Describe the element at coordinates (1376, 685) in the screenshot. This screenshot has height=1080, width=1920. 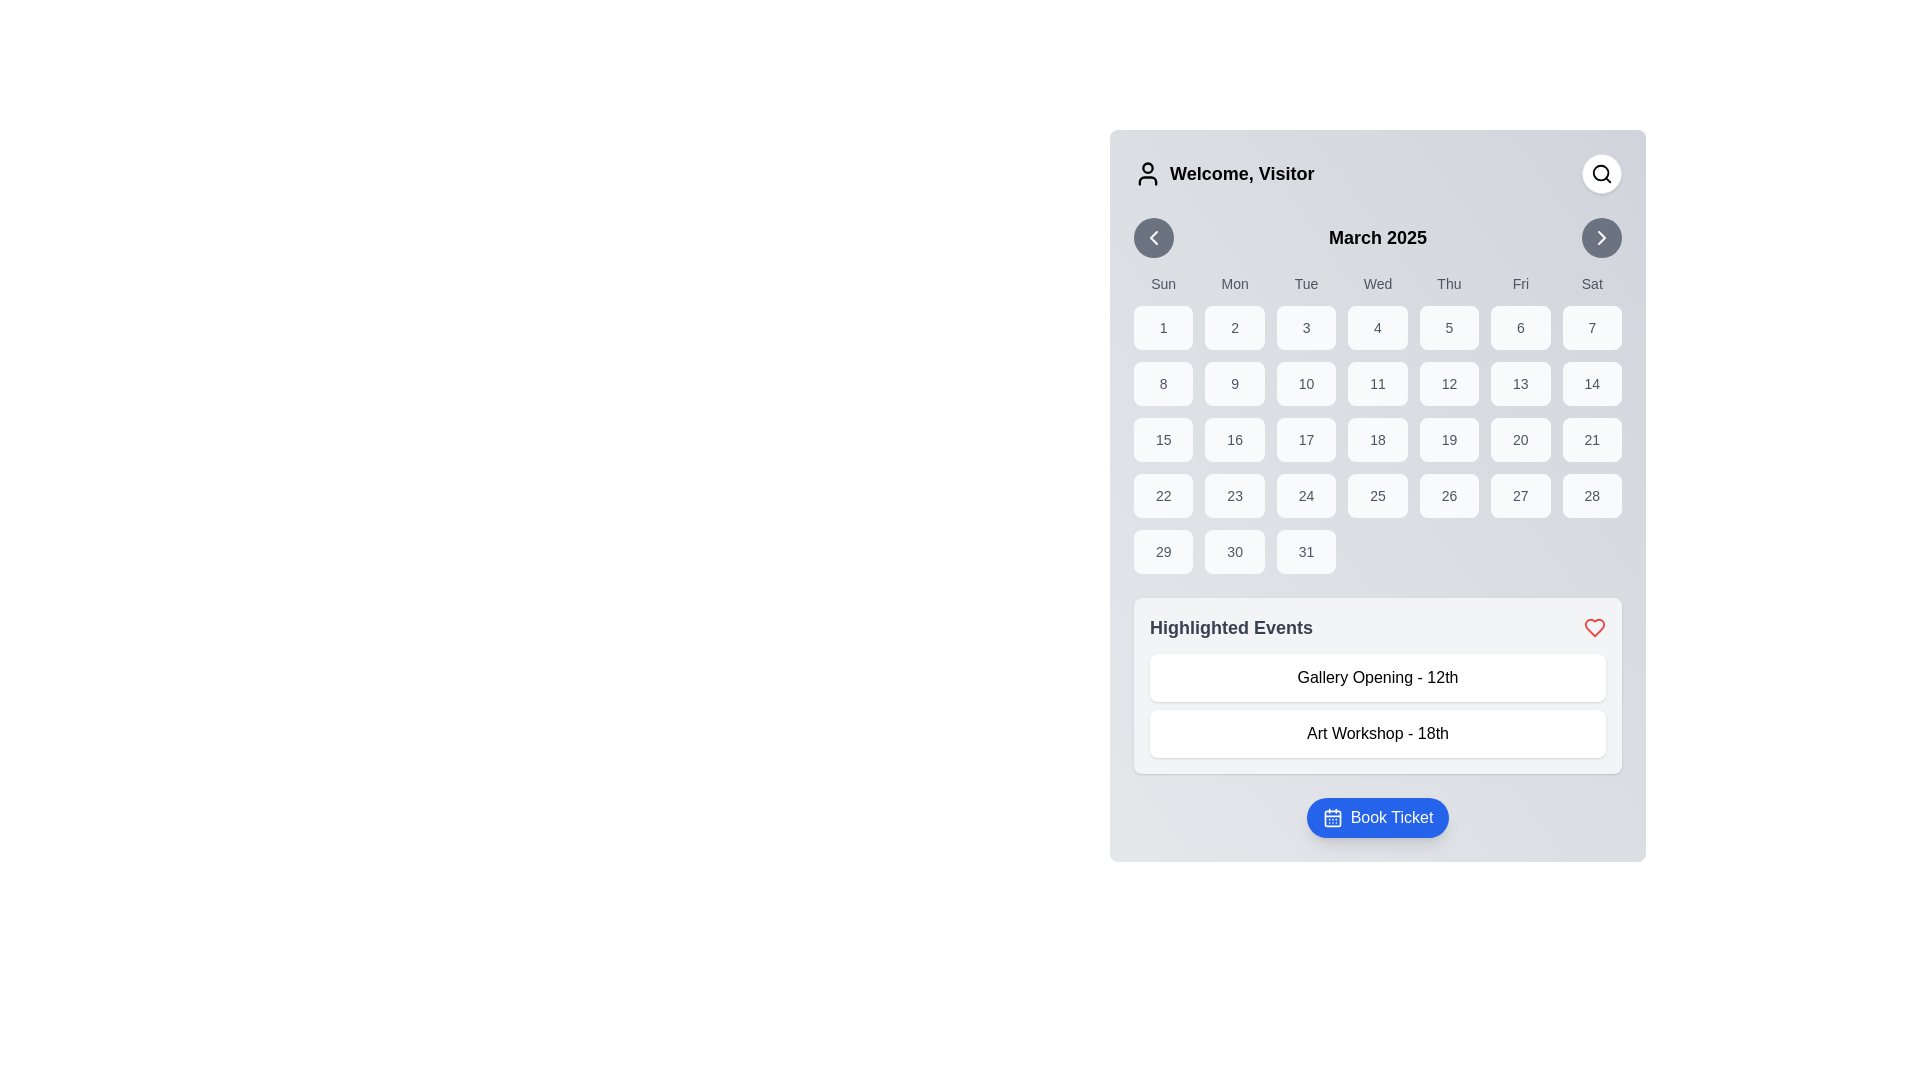
I see `events listed in the Information Card titled 'Highlighted Events', which contains 'Gallery Opening - 12th' and 'Art Workshop - 18th'` at that location.